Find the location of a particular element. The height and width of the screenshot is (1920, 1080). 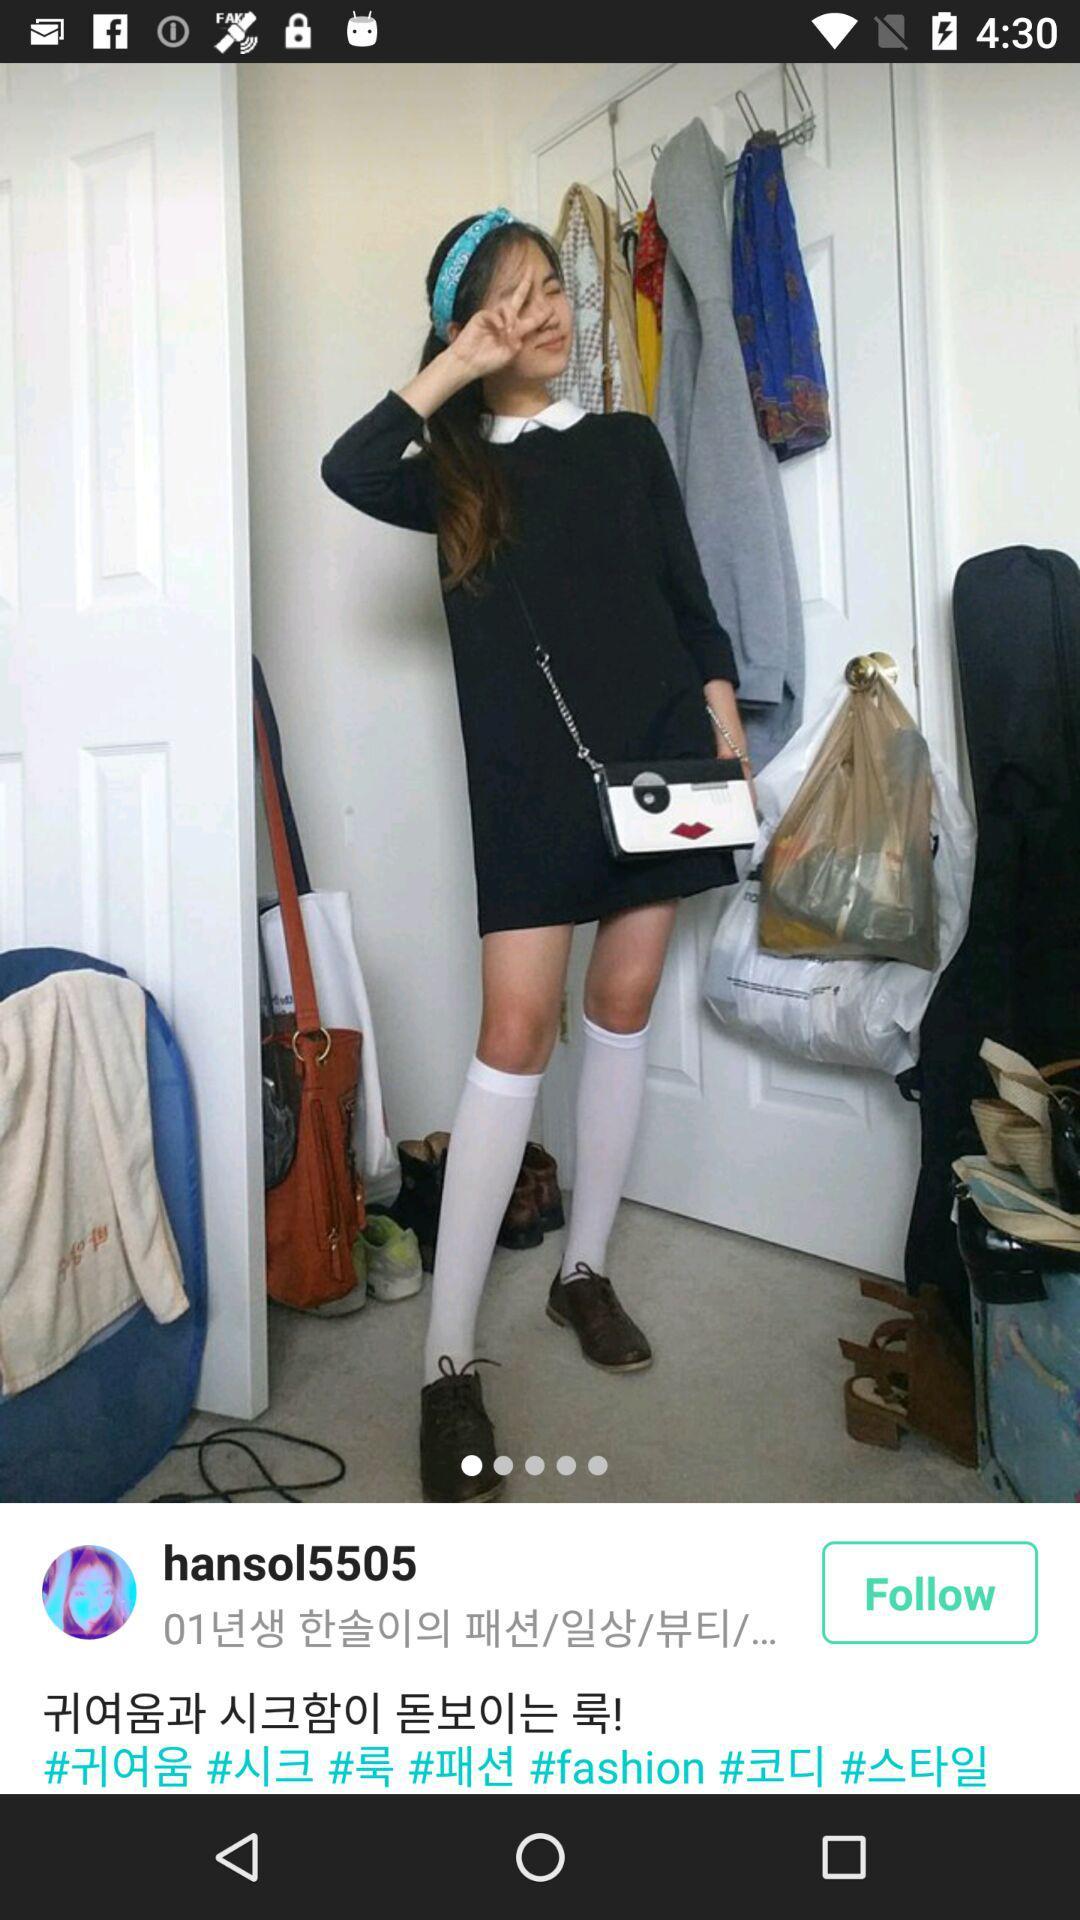

see profile is located at coordinates (88, 1591).